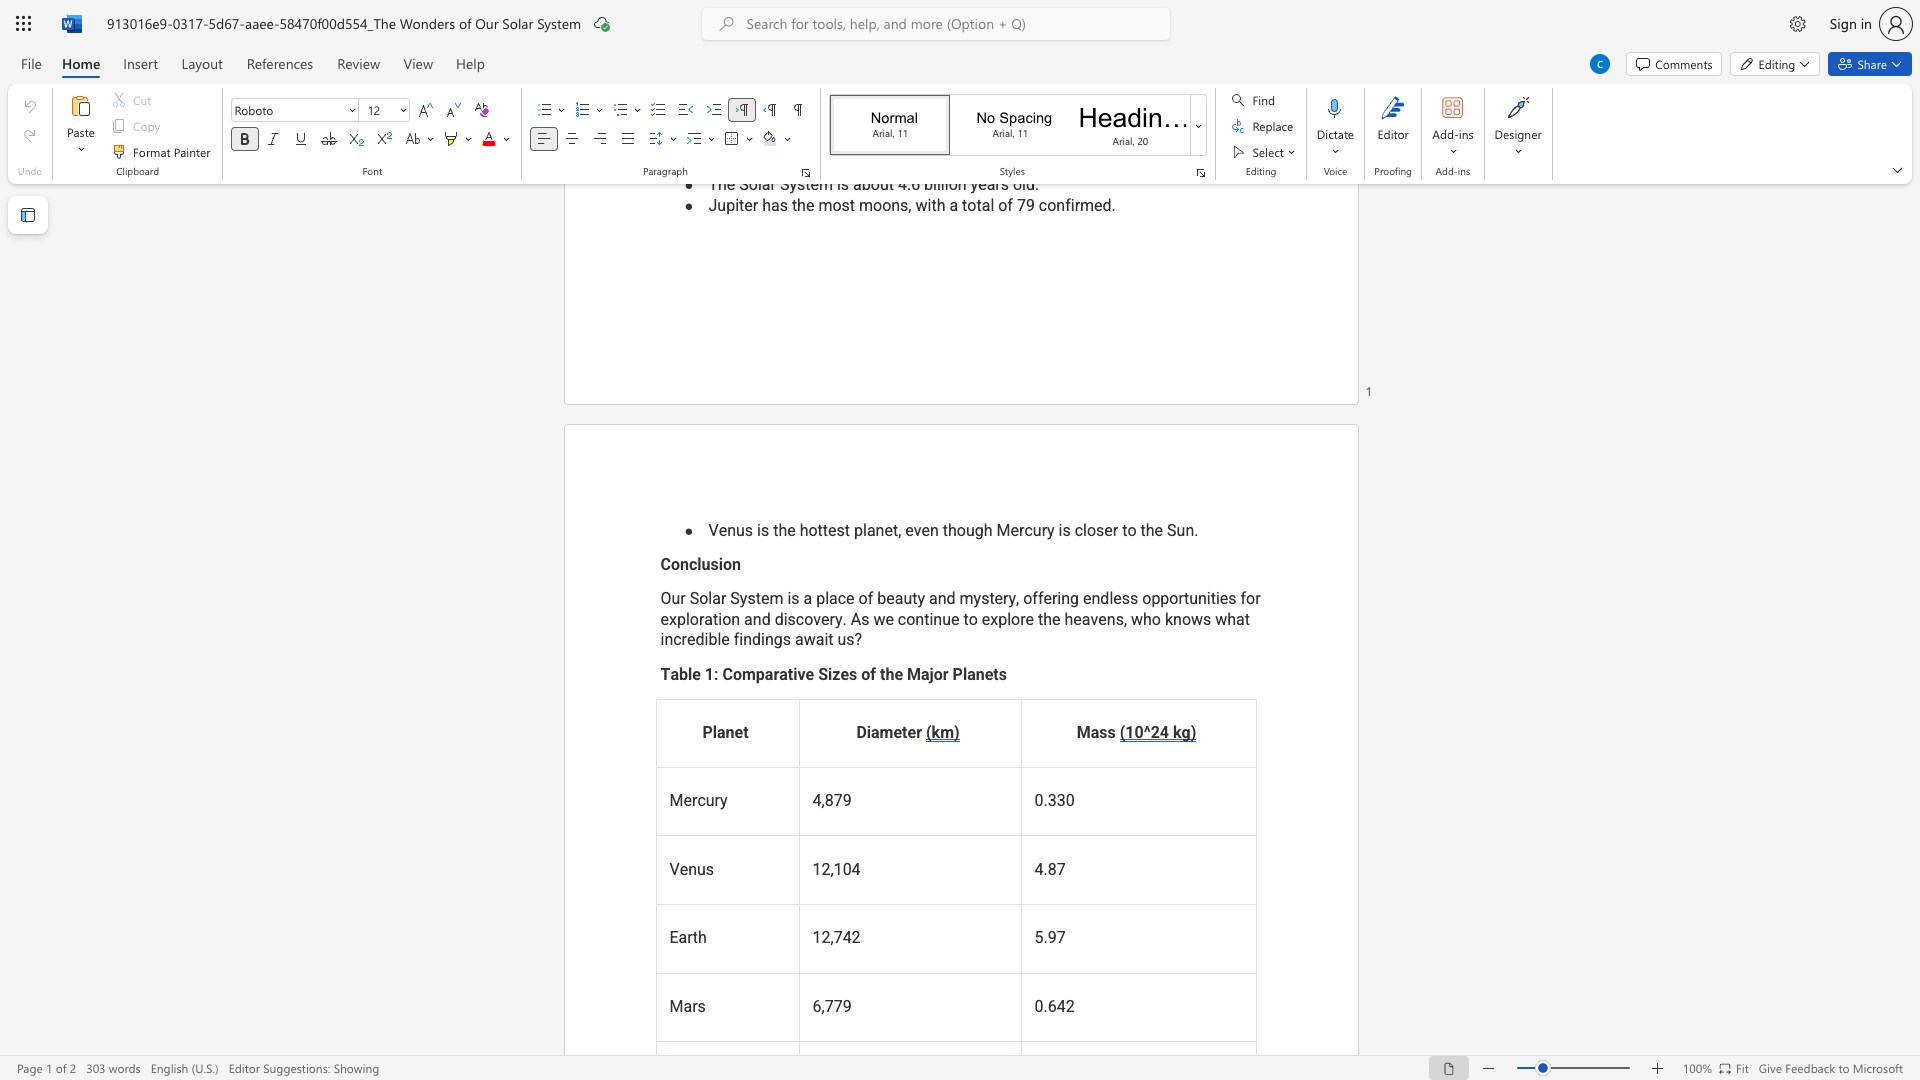  What do you see at coordinates (981, 618) in the screenshot?
I see `the subset text "explore the heavens, who knows w" within the text "Our Solar System is a place of beauty and mystery, offering endless opportunities for exploration and discovery. As we continue to explore the heavens, who knows what incredible findings await us?"` at bounding box center [981, 618].